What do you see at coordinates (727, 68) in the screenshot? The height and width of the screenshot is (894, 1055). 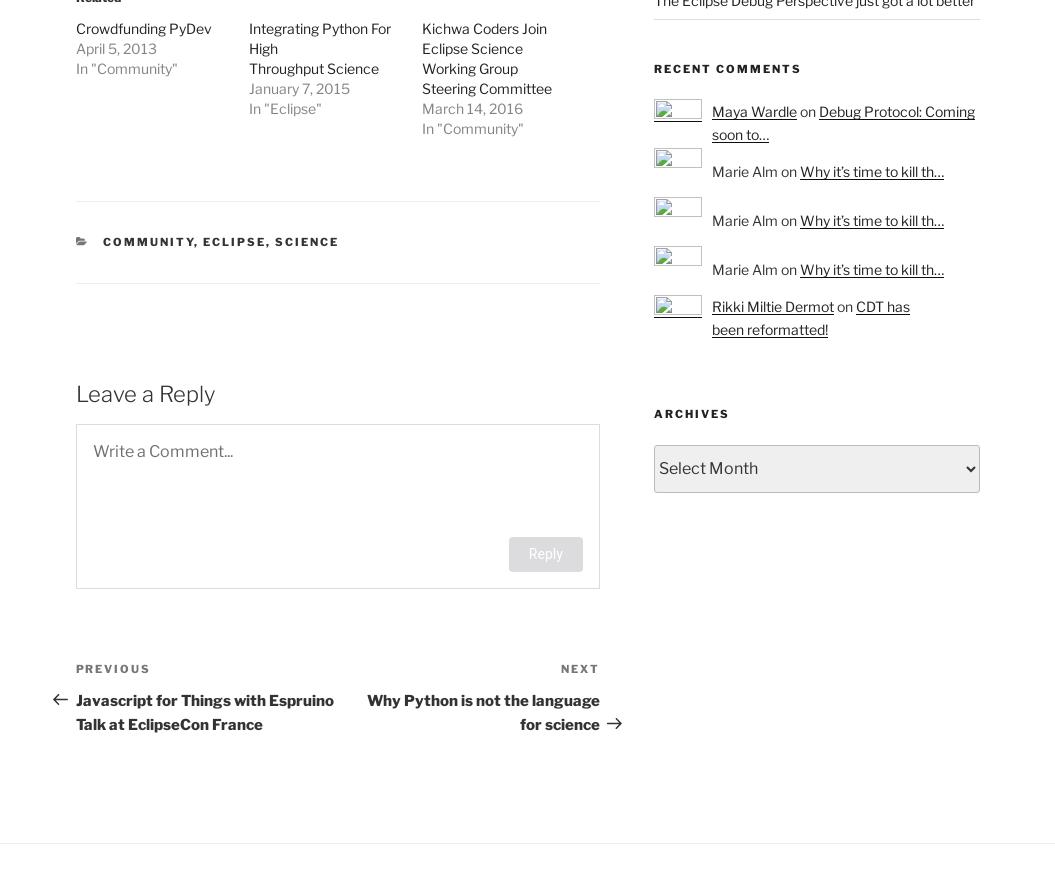 I see `'Recent Comments'` at bounding box center [727, 68].